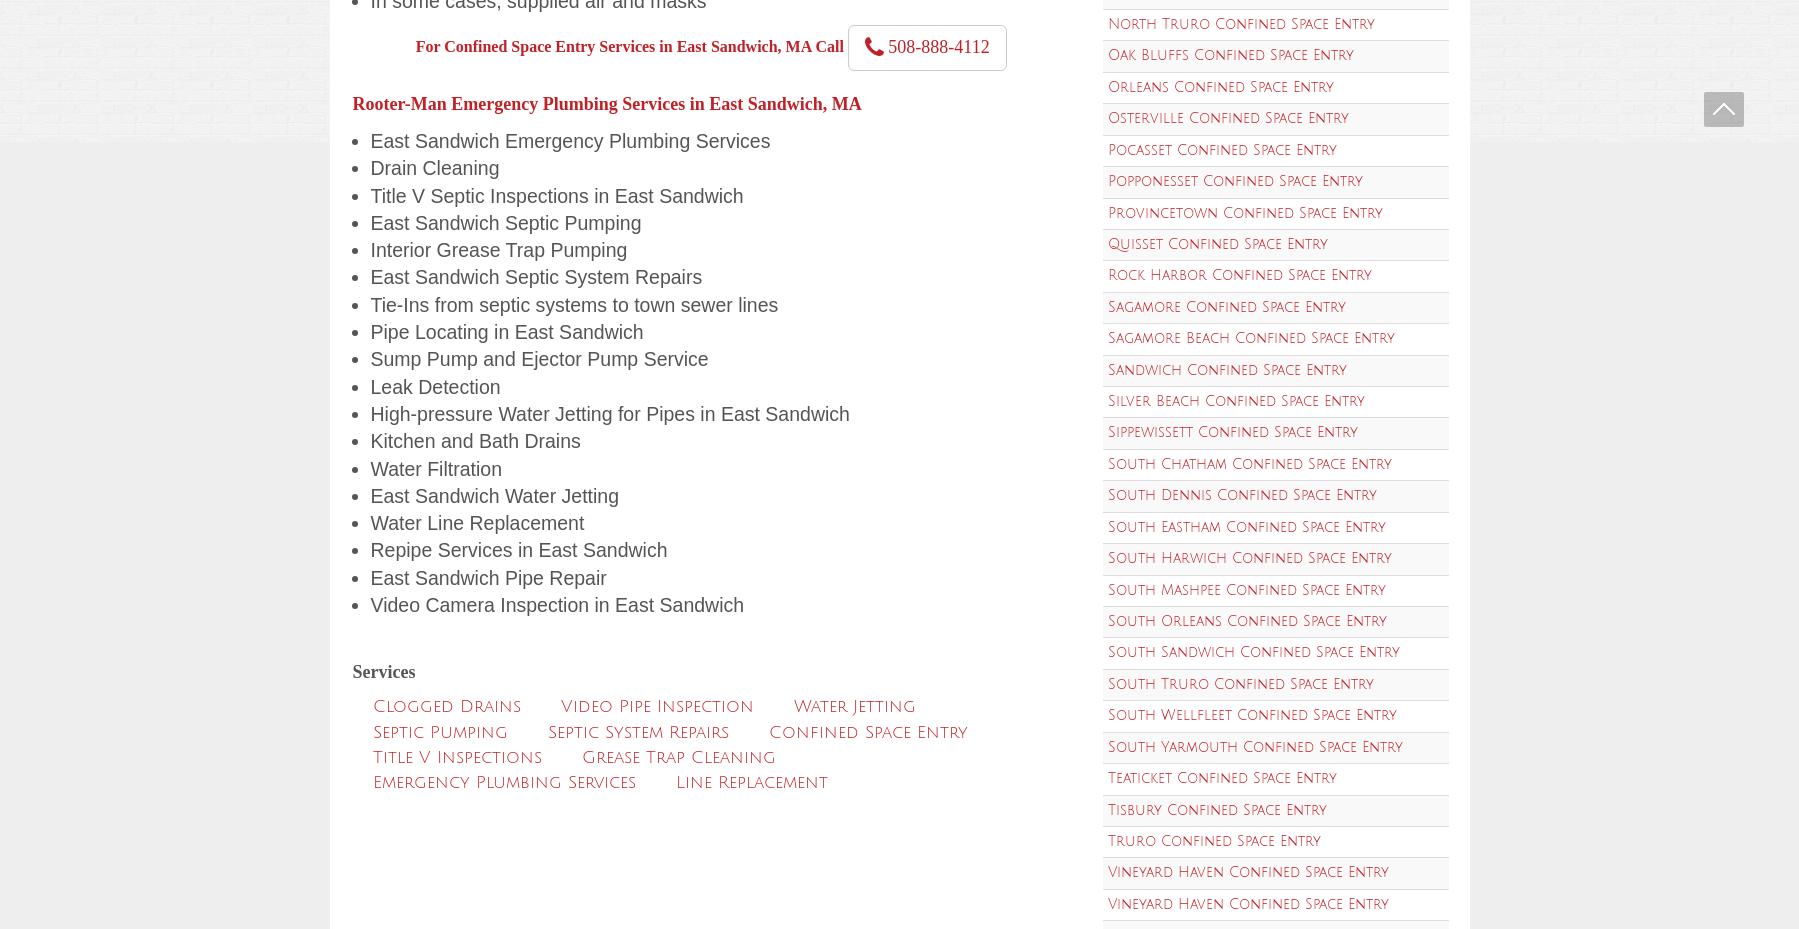  I want to click on 'Truro Confined Space Entry', so click(1105, 840).